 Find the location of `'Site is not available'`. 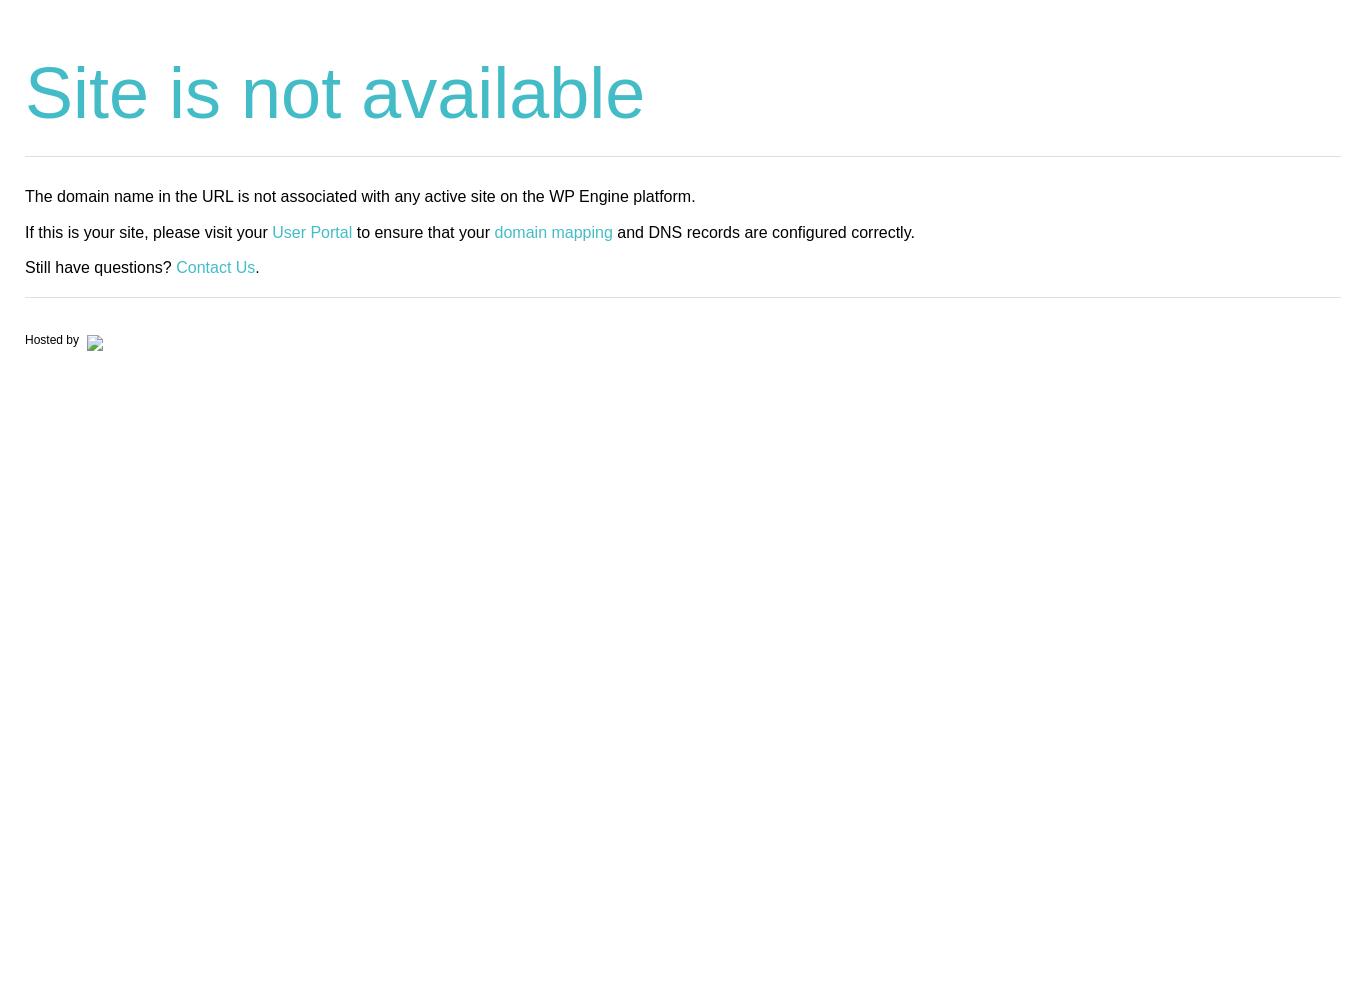

'Site is not available' is located at coordinates (334, 92).